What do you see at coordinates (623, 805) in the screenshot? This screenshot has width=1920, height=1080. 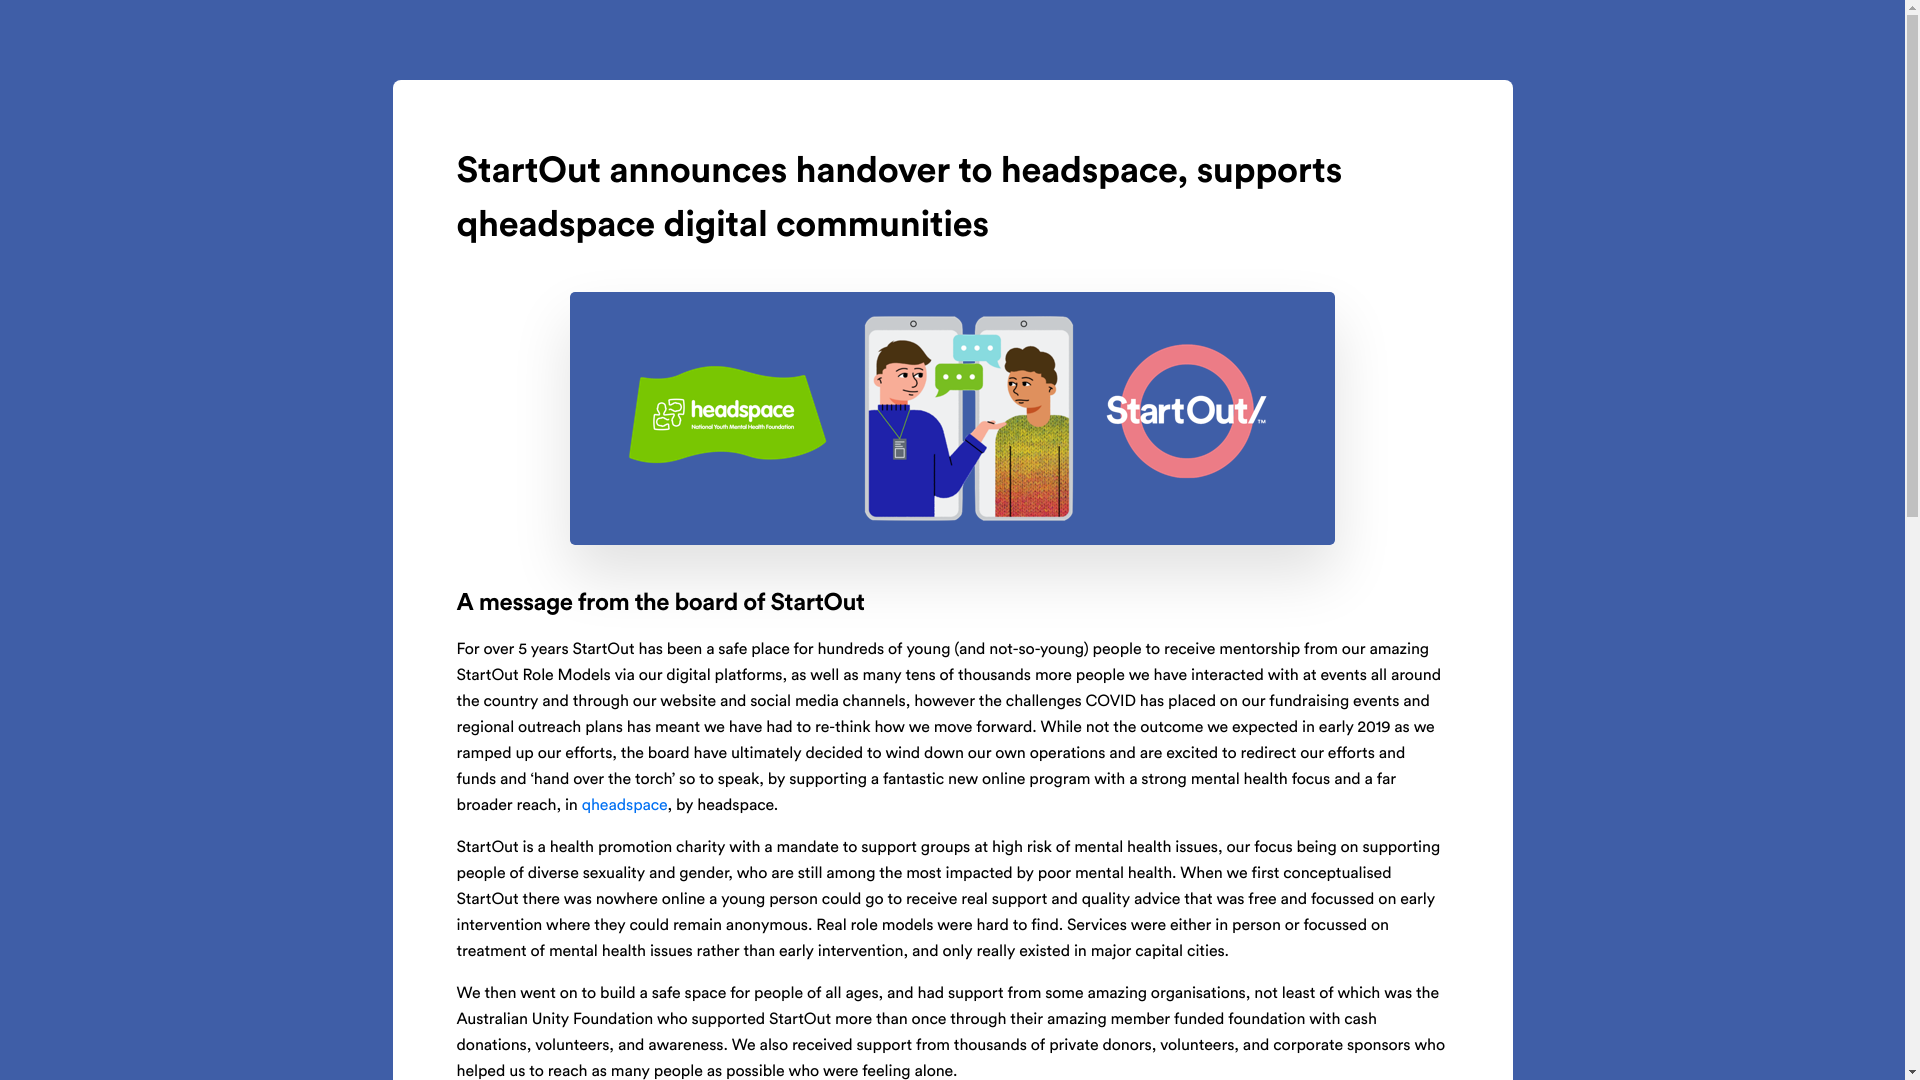 I see `'qheadspace'` at bounding box center [623, 805].